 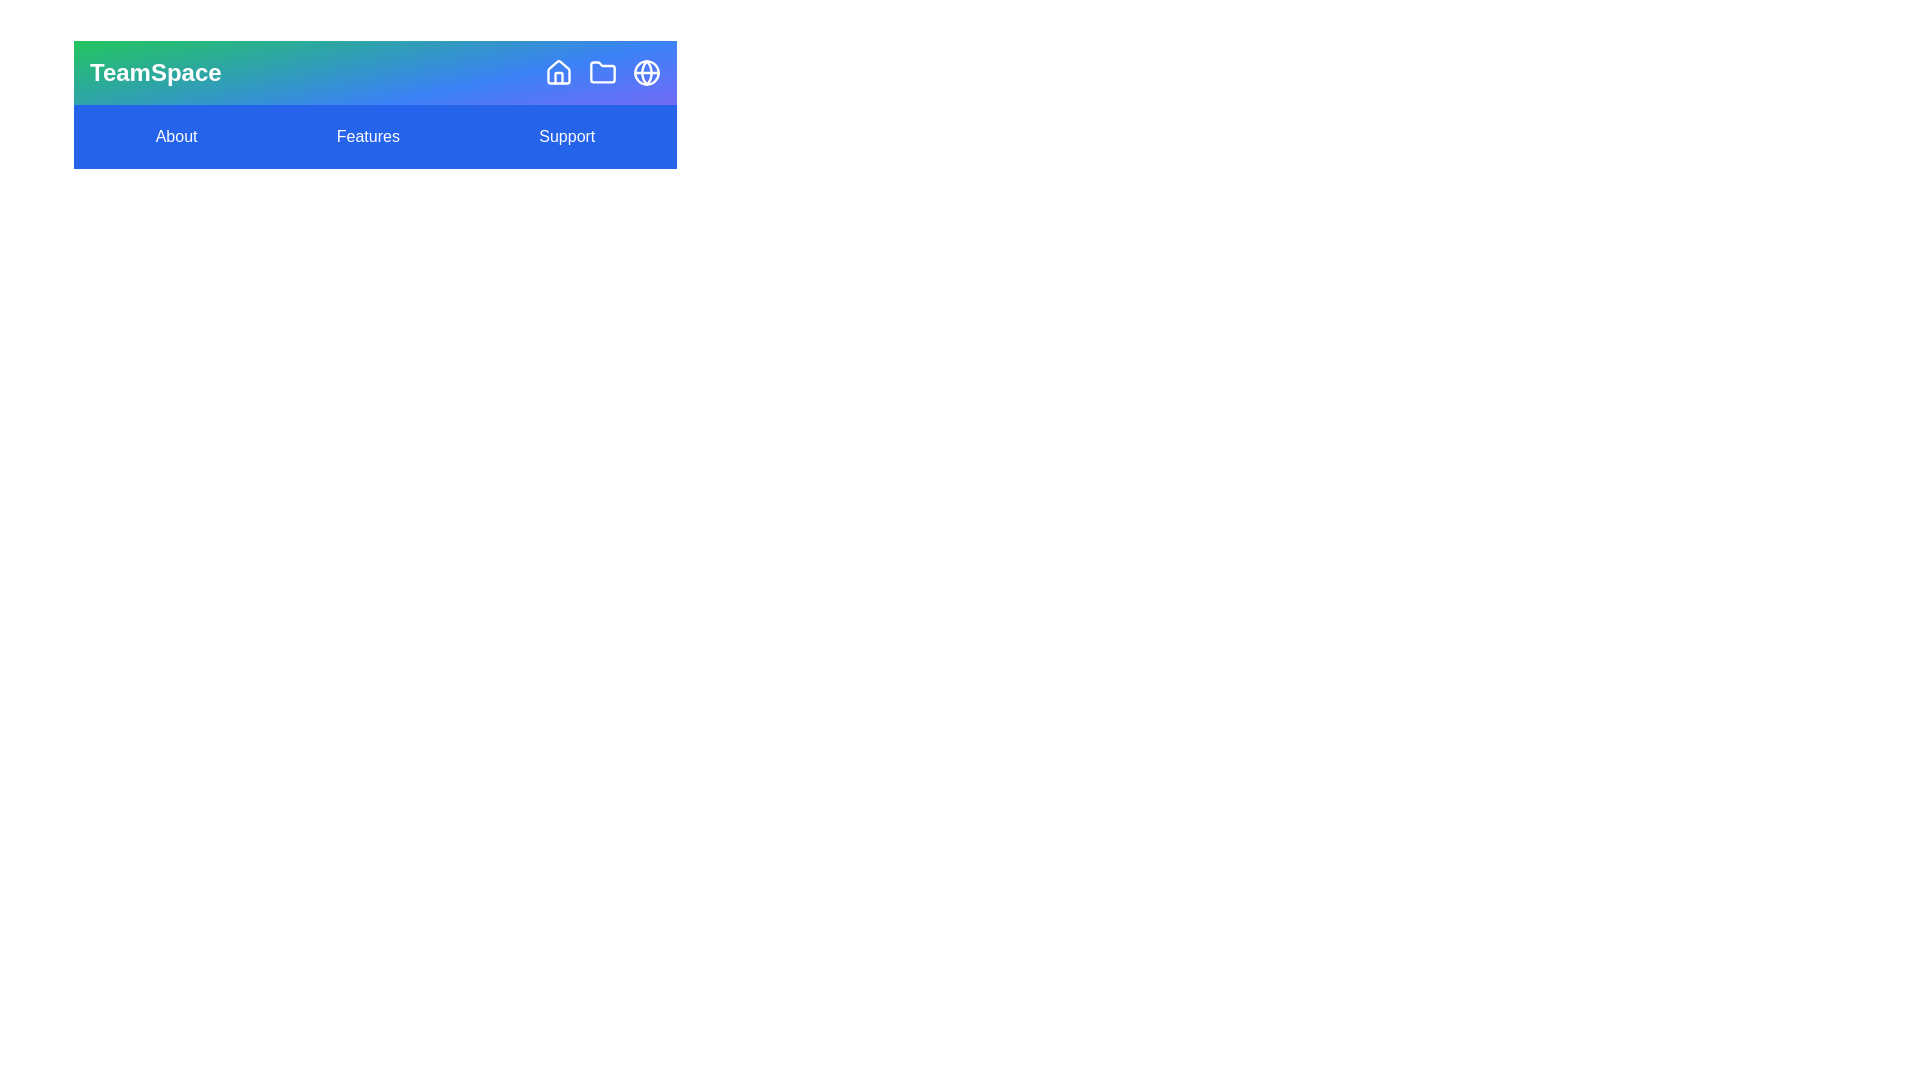 I want to click on the 'Support' menu item to access support information, so click(x=565, y=136).